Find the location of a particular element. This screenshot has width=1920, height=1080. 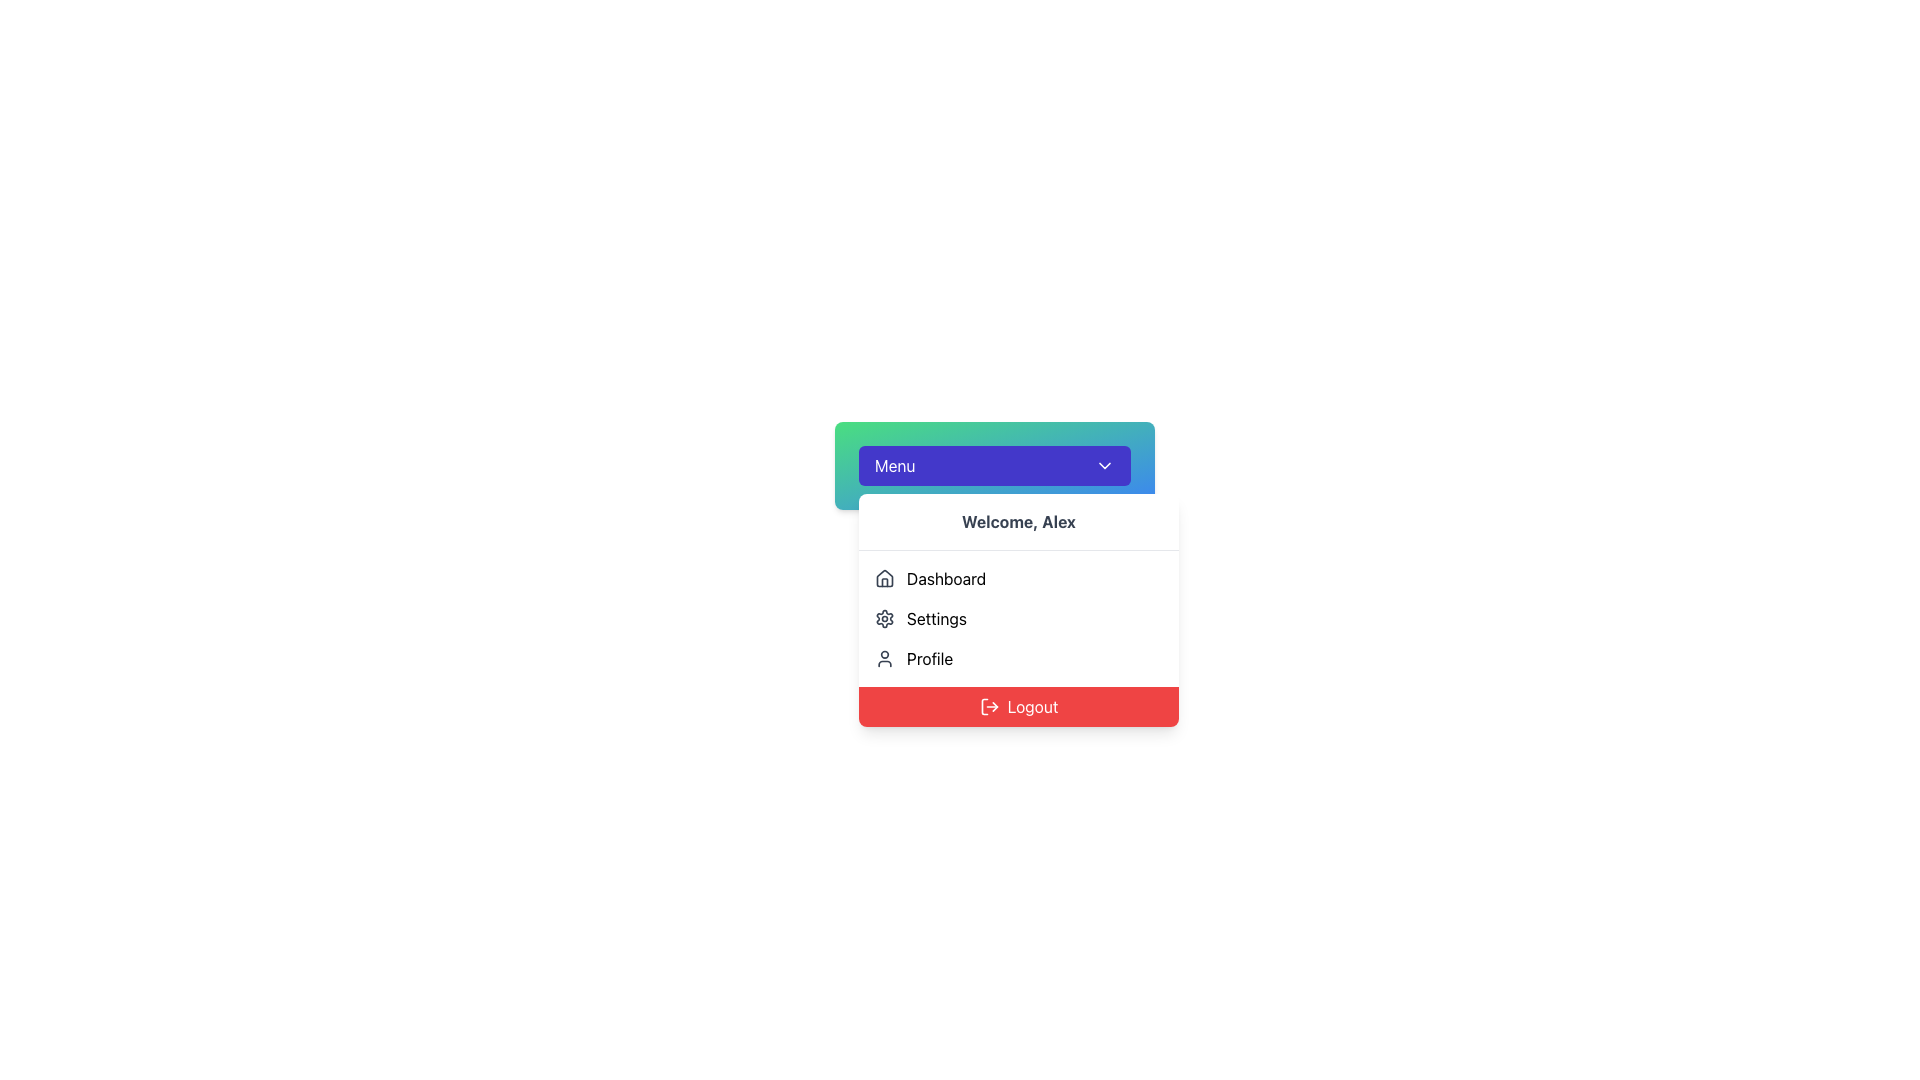

the dropdown toggle icon located on the right side of the 'Menu' button is located at coordinates (1103, 466).